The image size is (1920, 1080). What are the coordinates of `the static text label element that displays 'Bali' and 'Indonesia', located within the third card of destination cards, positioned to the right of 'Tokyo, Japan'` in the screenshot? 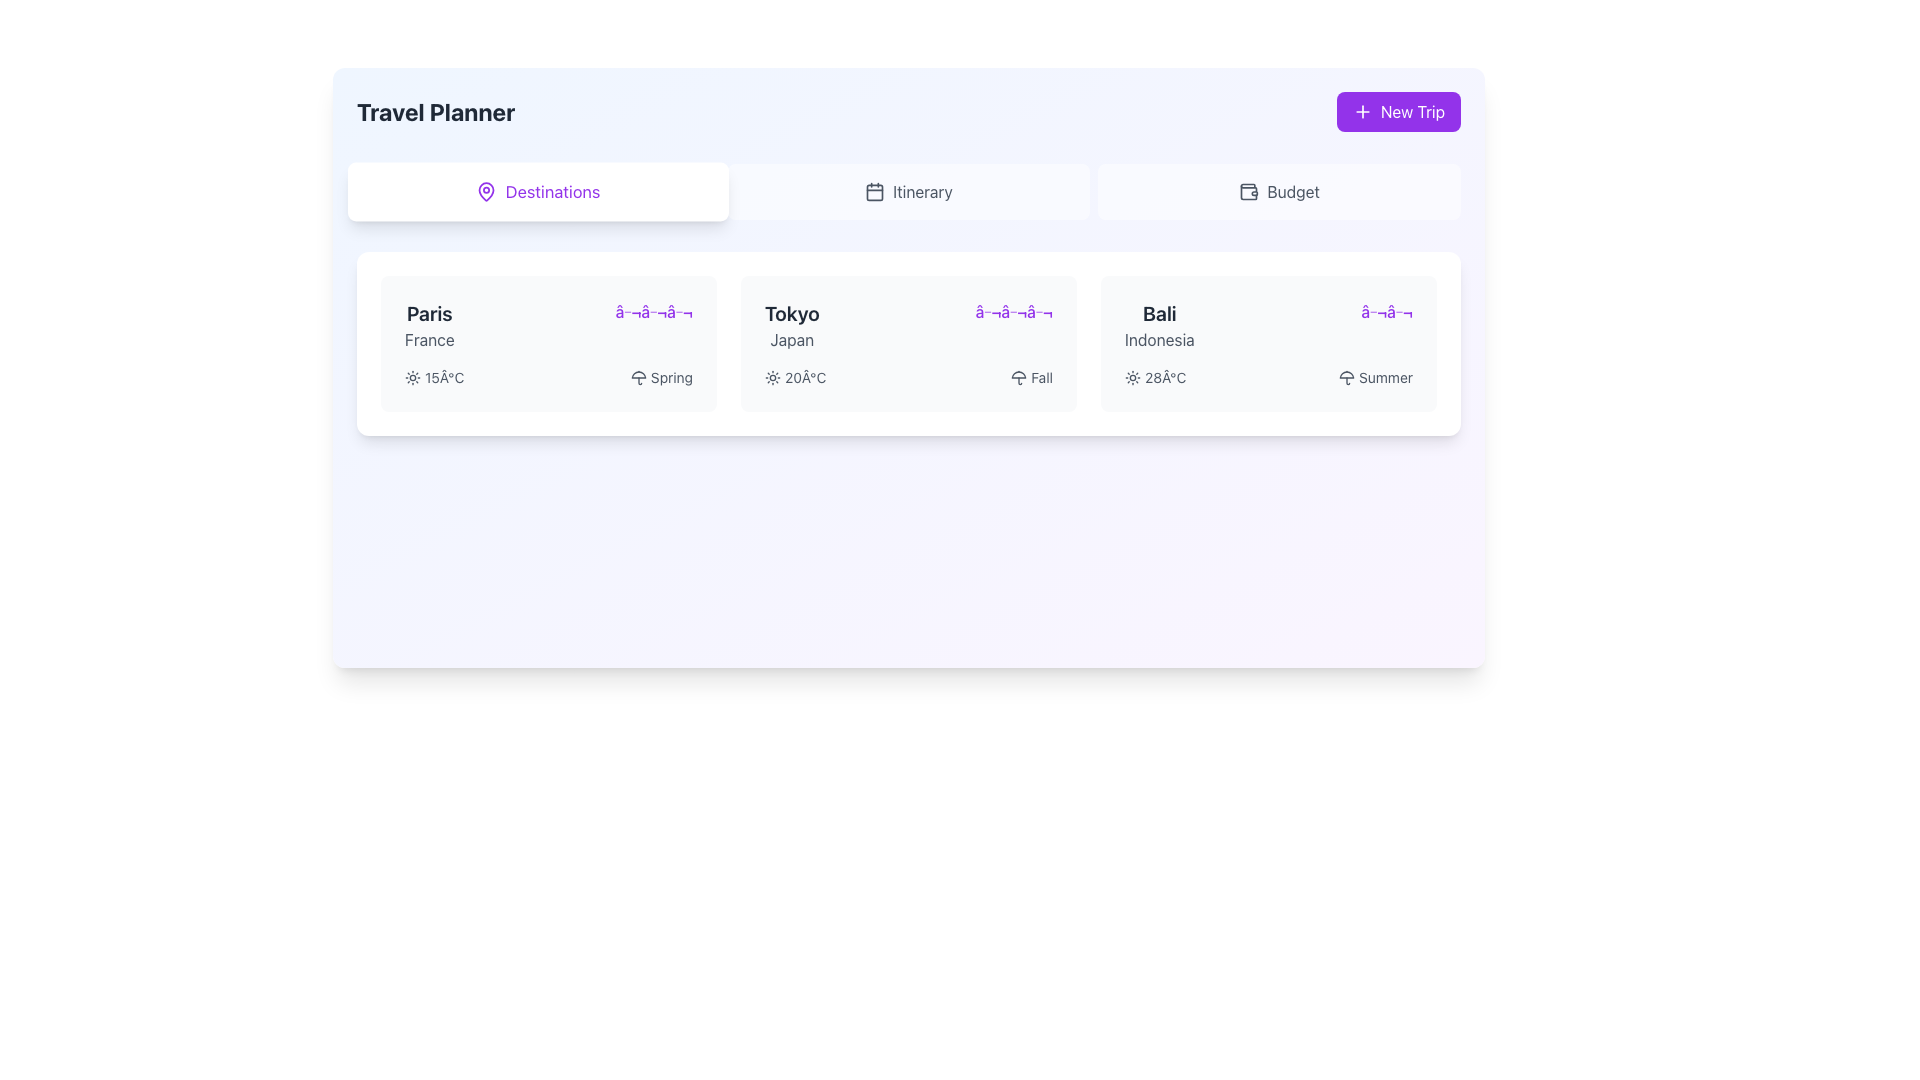 It's located at (1159, 325).